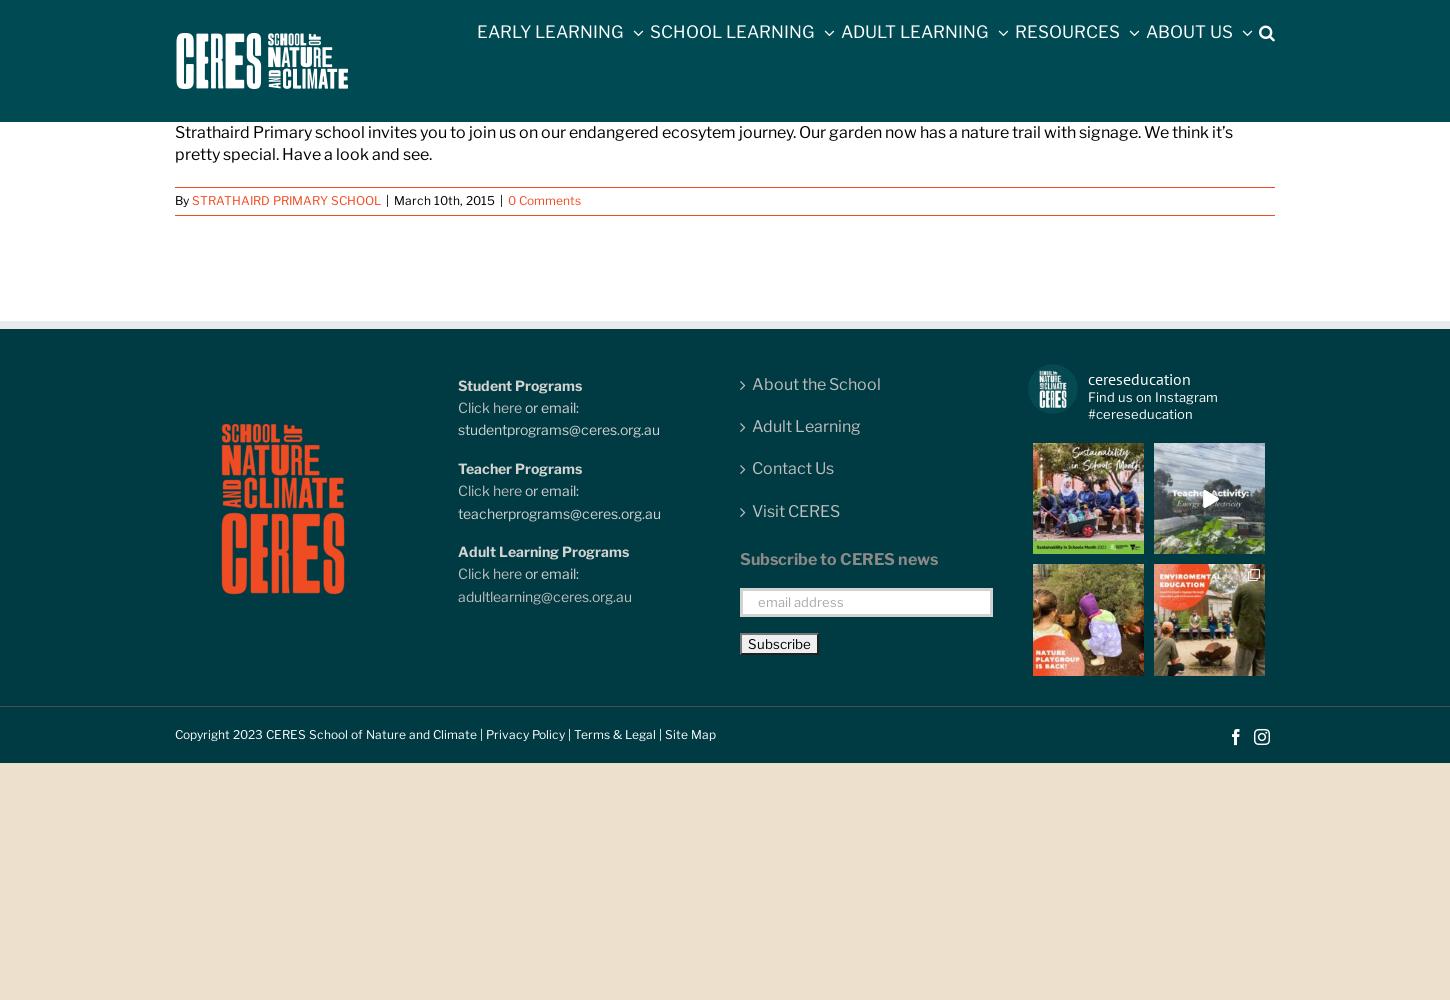 Image resolution: width=1450 pixels, height=1000 pixels. Describe the element at coordinates (1137, 378) in the screenshot. I see `'cereseducation'` at that location.